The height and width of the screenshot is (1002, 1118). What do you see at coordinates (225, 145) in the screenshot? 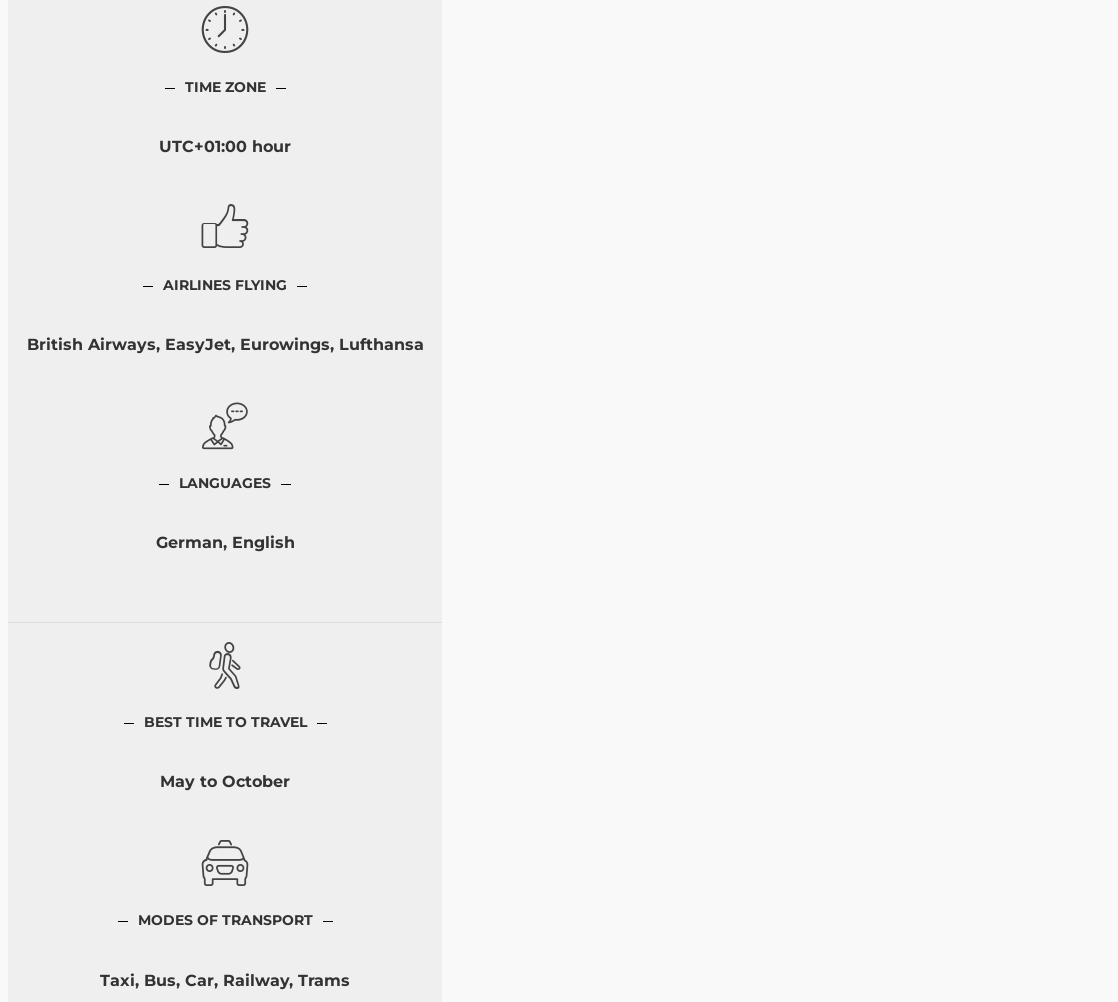
I see `'UTC+01:00 hour'` at bounding box center [225, 145].